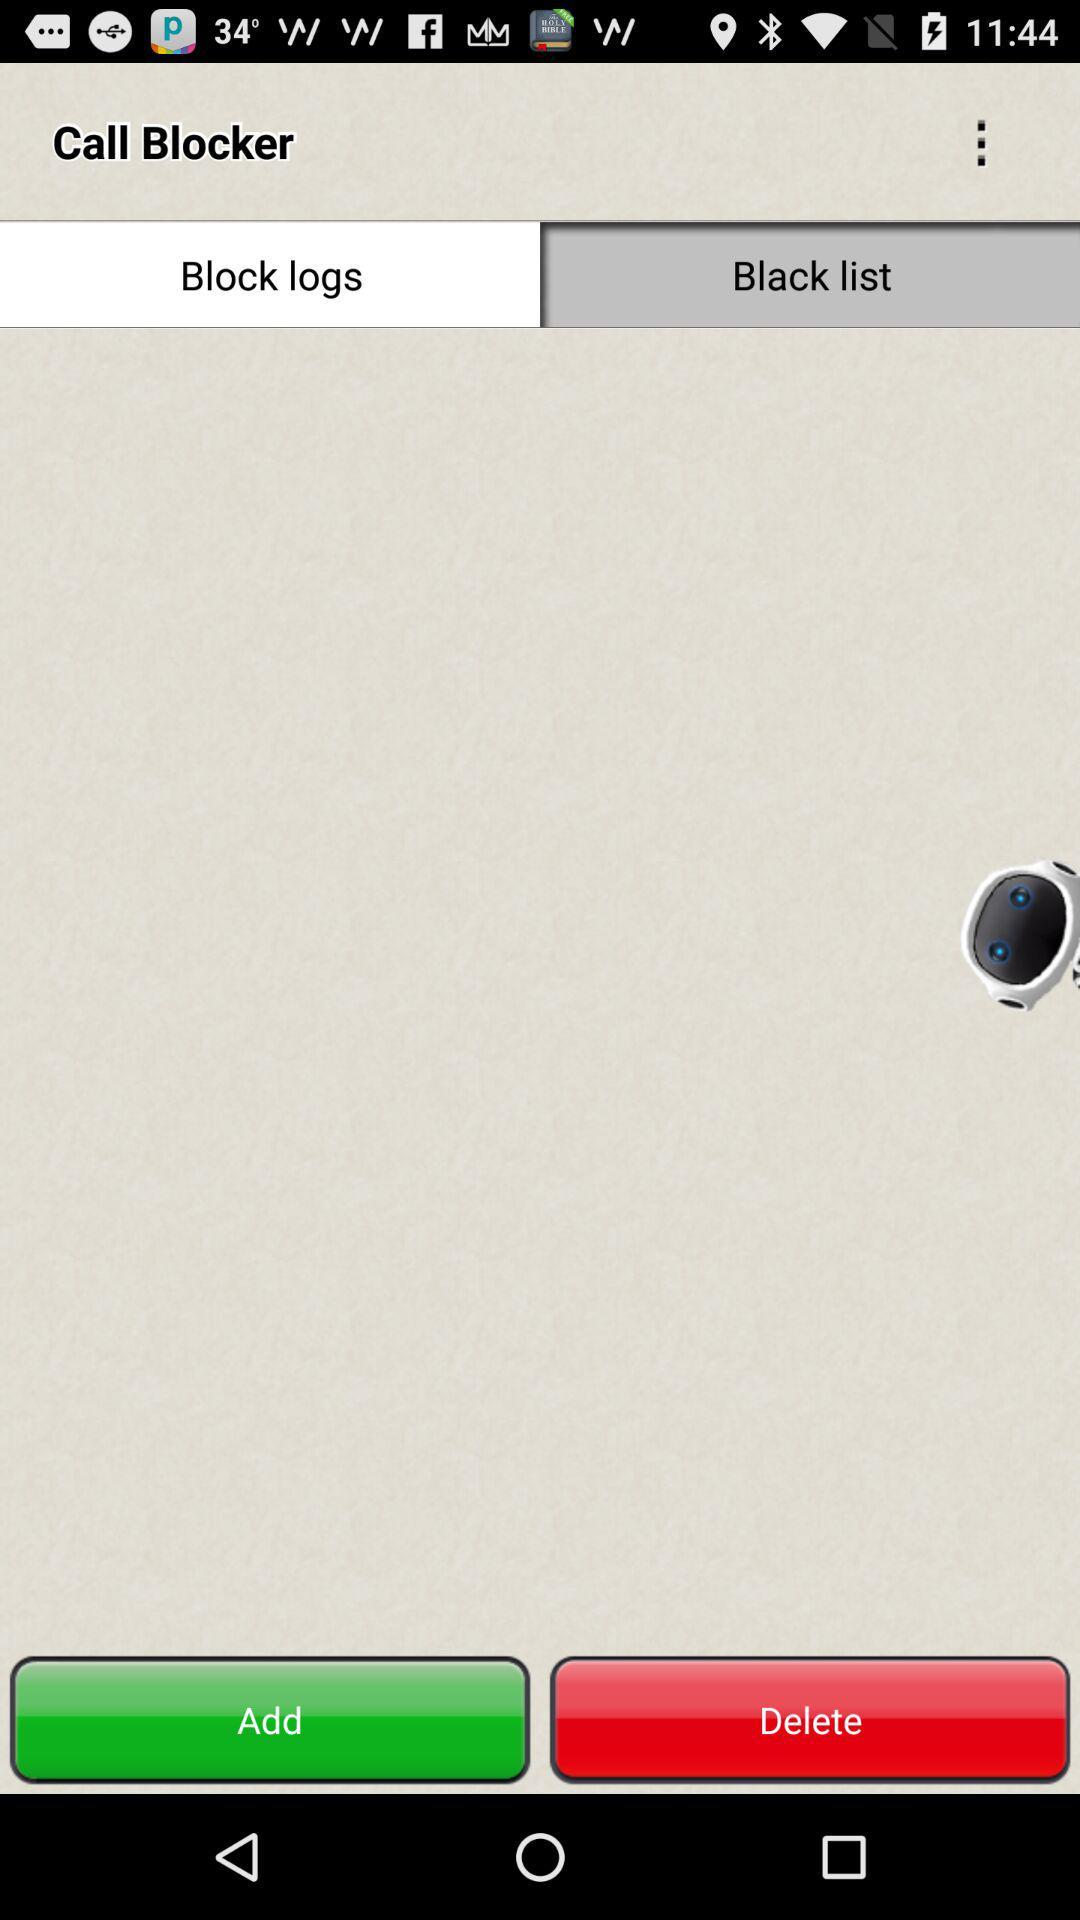  I want to click on open settings, so click(980, 140).